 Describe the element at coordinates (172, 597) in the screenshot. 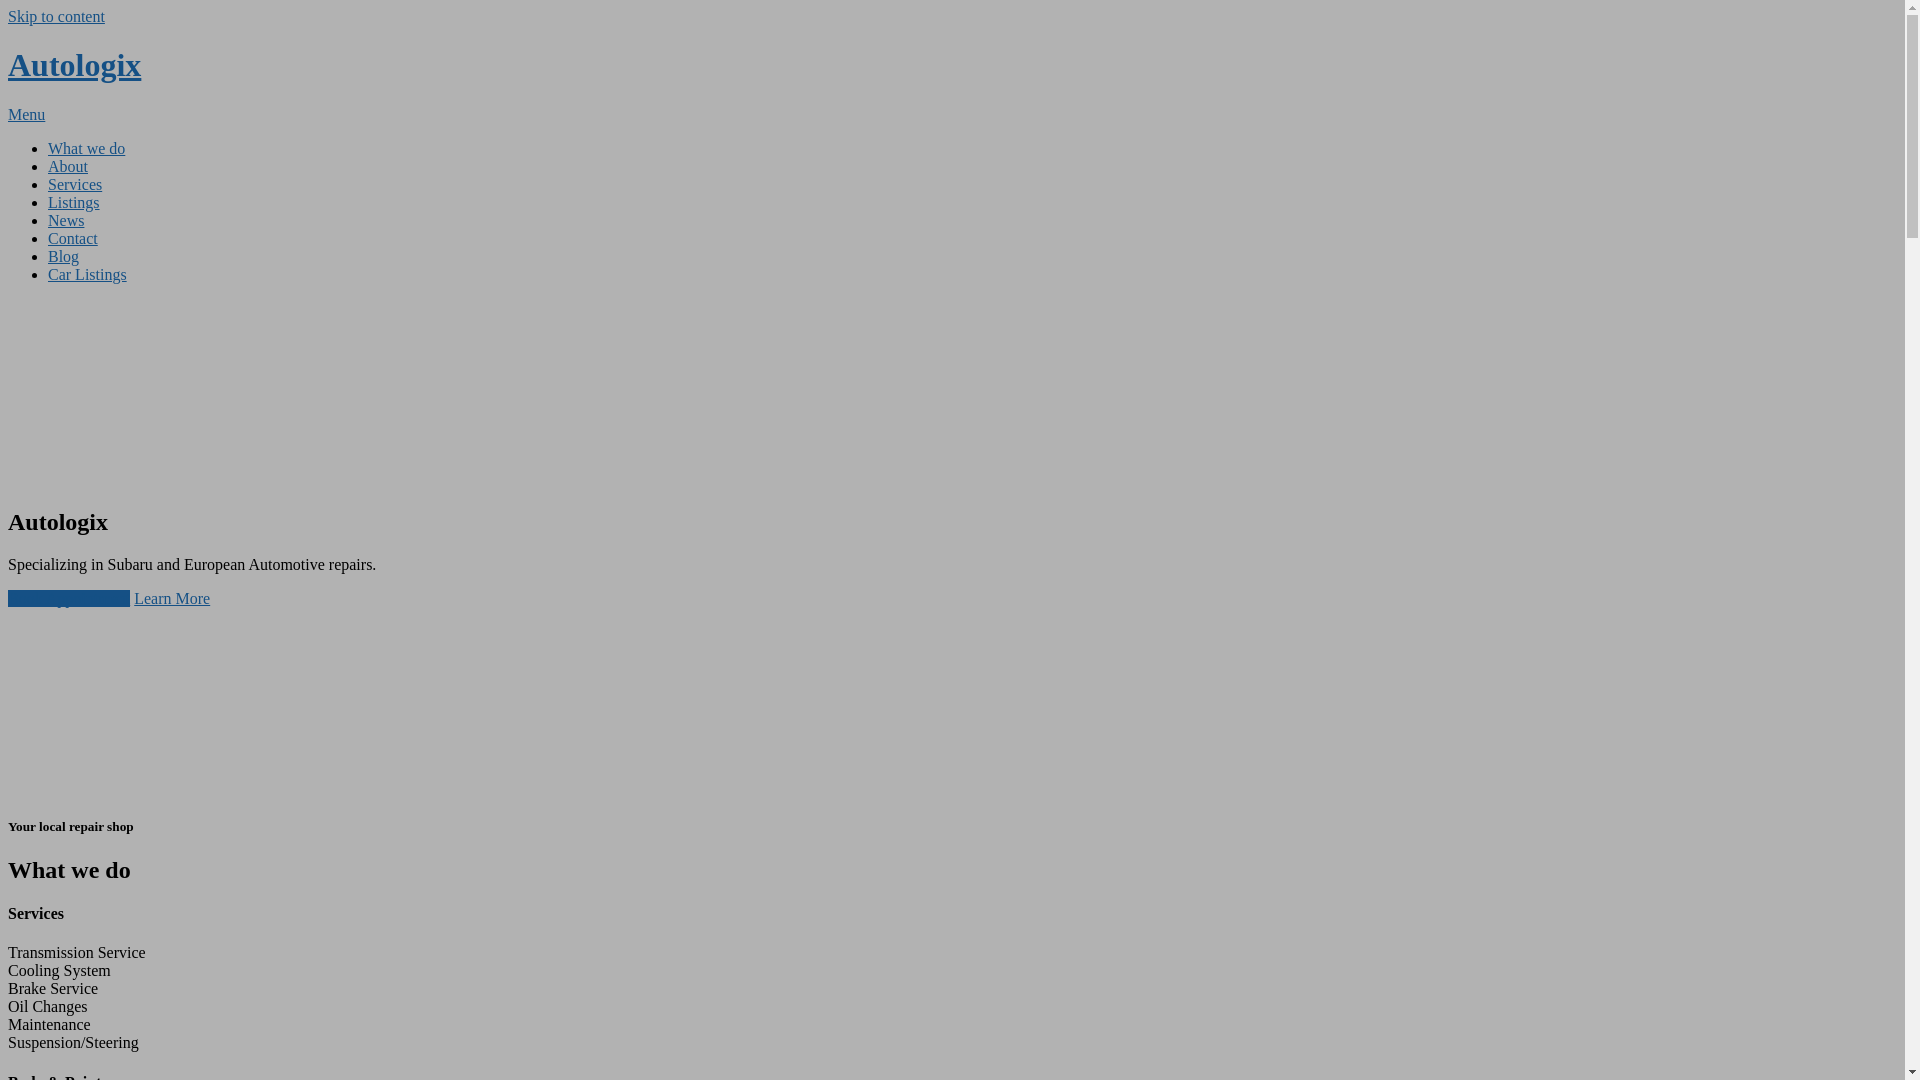

I see `'Learn More'` at that location.